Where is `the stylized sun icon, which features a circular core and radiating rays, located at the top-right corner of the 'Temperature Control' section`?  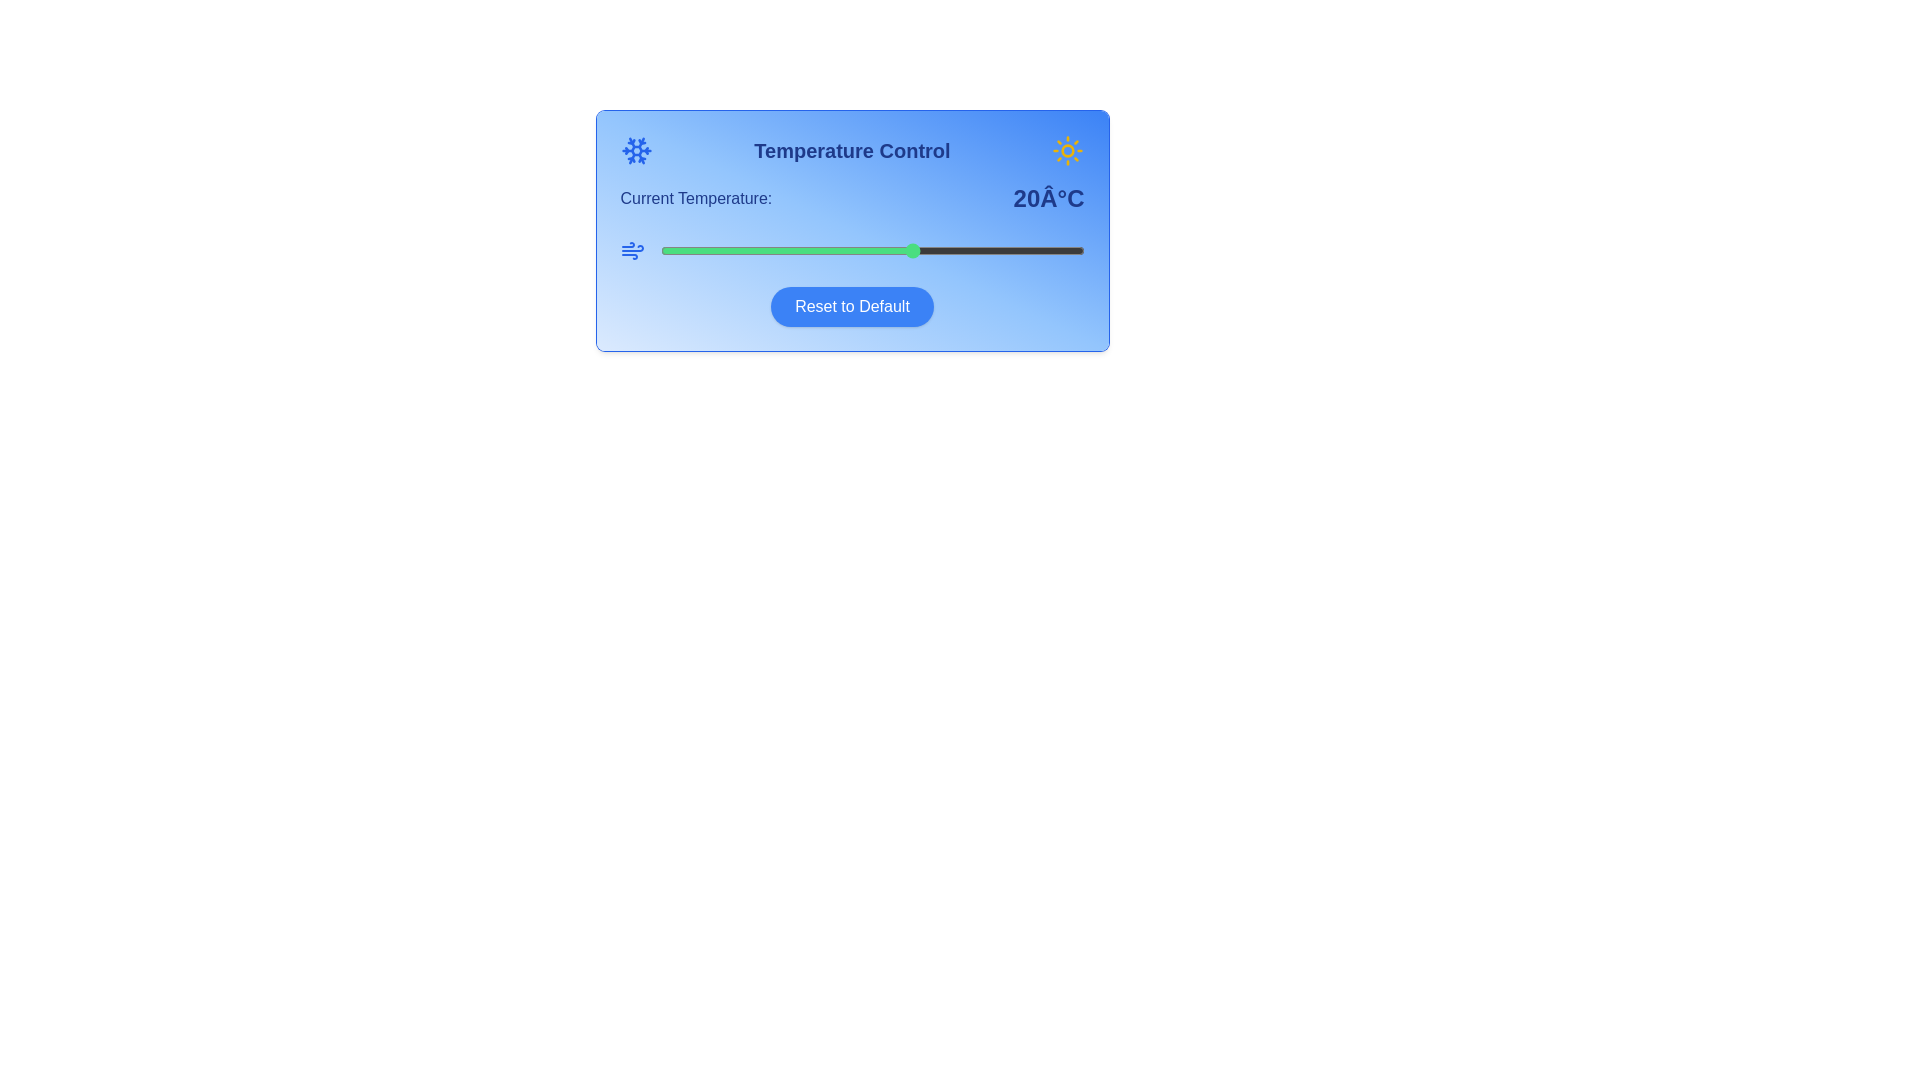
the stylized sun icon, which features a circular core and radiating rays, located at the top-right corner of the 'Temperature Control' section is located at coordinates (1067, 149).